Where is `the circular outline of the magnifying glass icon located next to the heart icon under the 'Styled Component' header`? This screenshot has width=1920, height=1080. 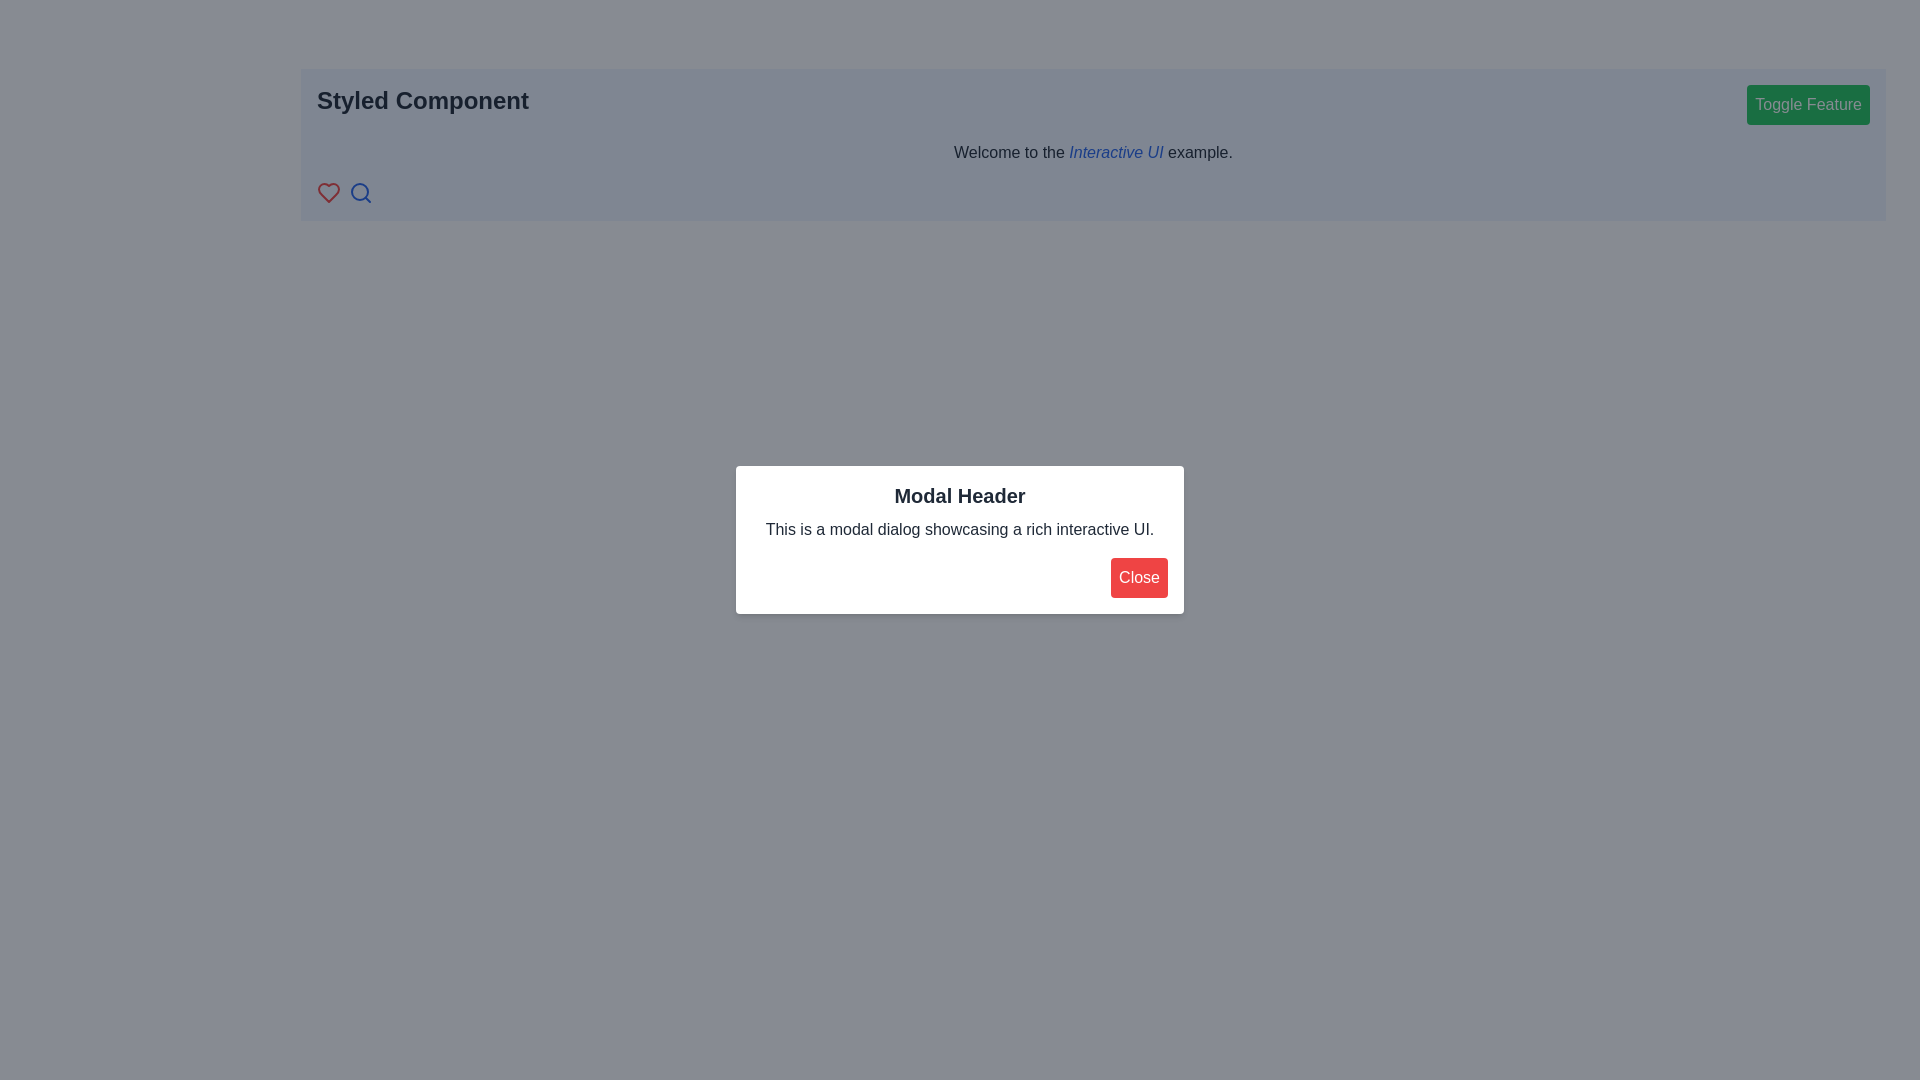 the circular outline of the magnifying glass icon located next to the heart icon under the 'Styled Component' header is located at coordinates (360, 192).